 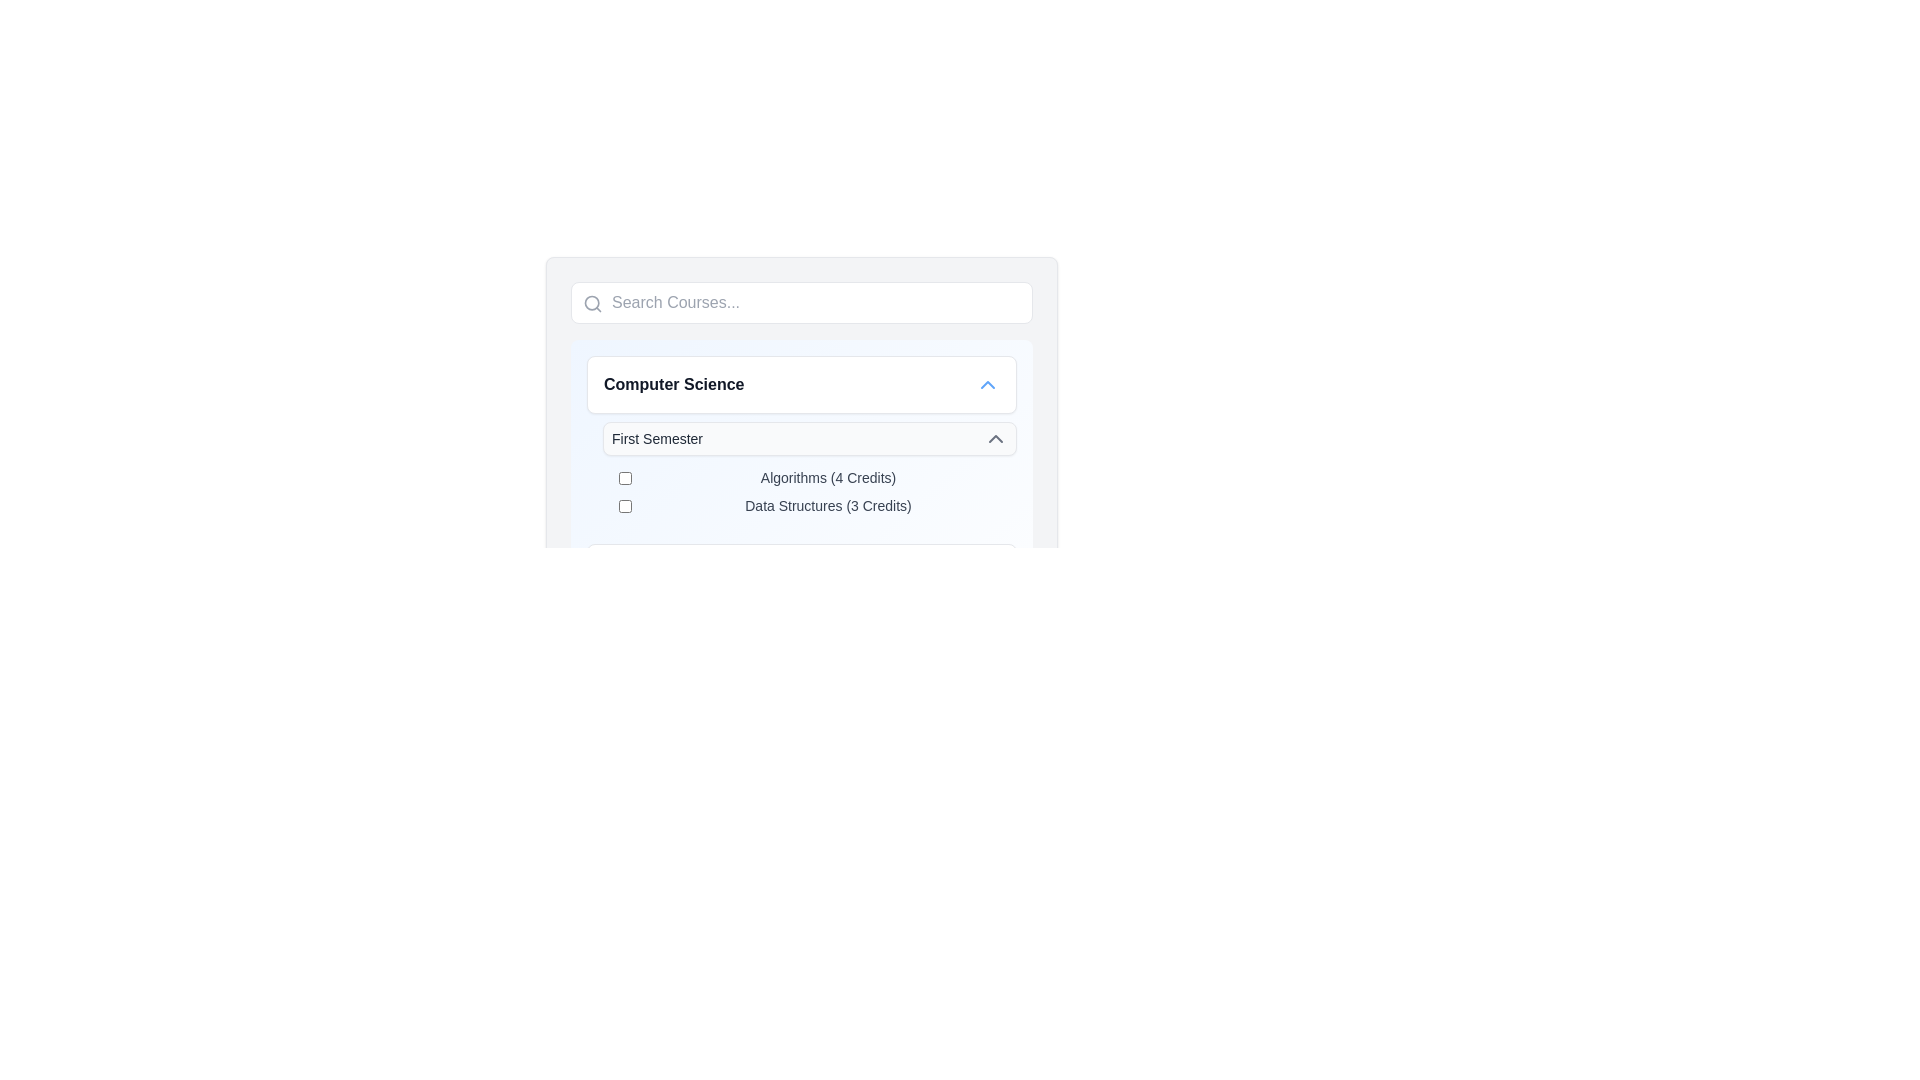 I want to click on central SVG circle element of the magnifying glass icon located in the search bar at the top left corner of the interface using developer tools, so click(x=591, y=303).